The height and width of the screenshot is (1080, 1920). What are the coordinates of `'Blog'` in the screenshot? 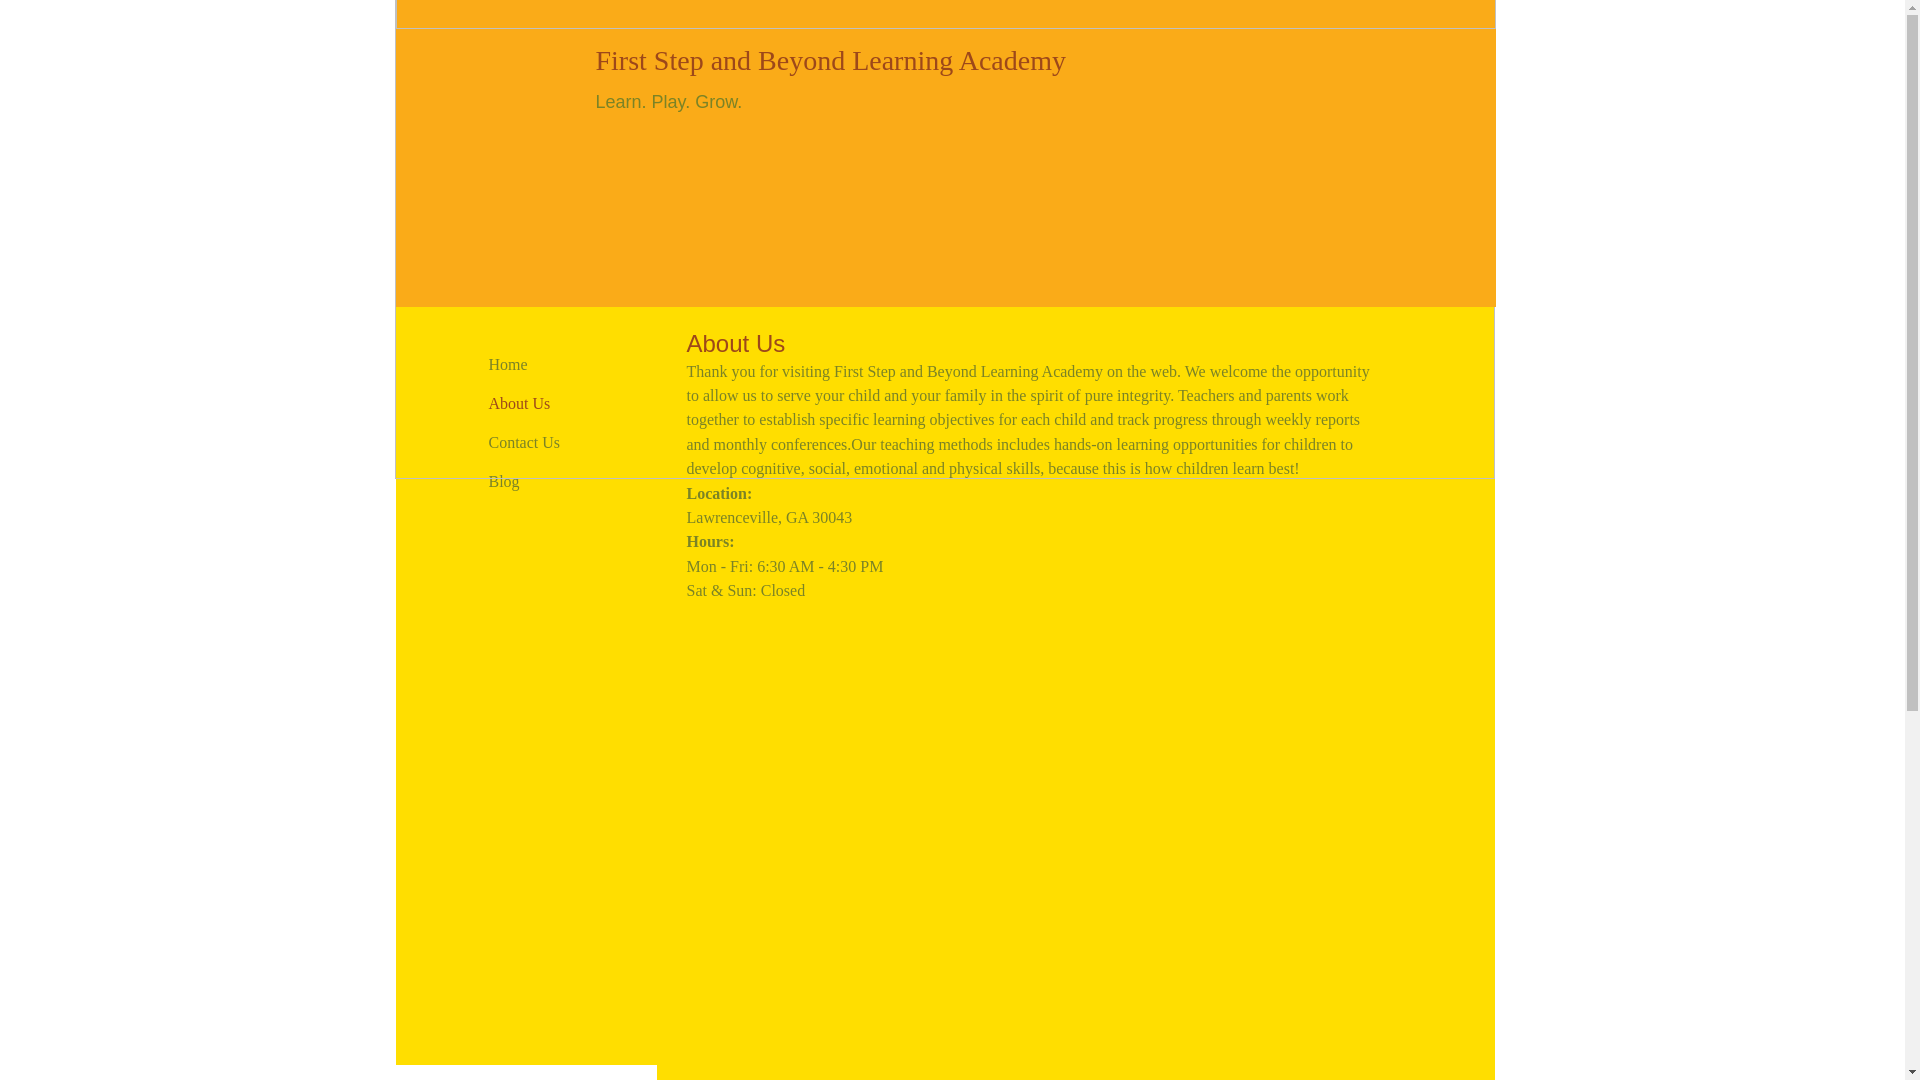 It's located at (503, 482).